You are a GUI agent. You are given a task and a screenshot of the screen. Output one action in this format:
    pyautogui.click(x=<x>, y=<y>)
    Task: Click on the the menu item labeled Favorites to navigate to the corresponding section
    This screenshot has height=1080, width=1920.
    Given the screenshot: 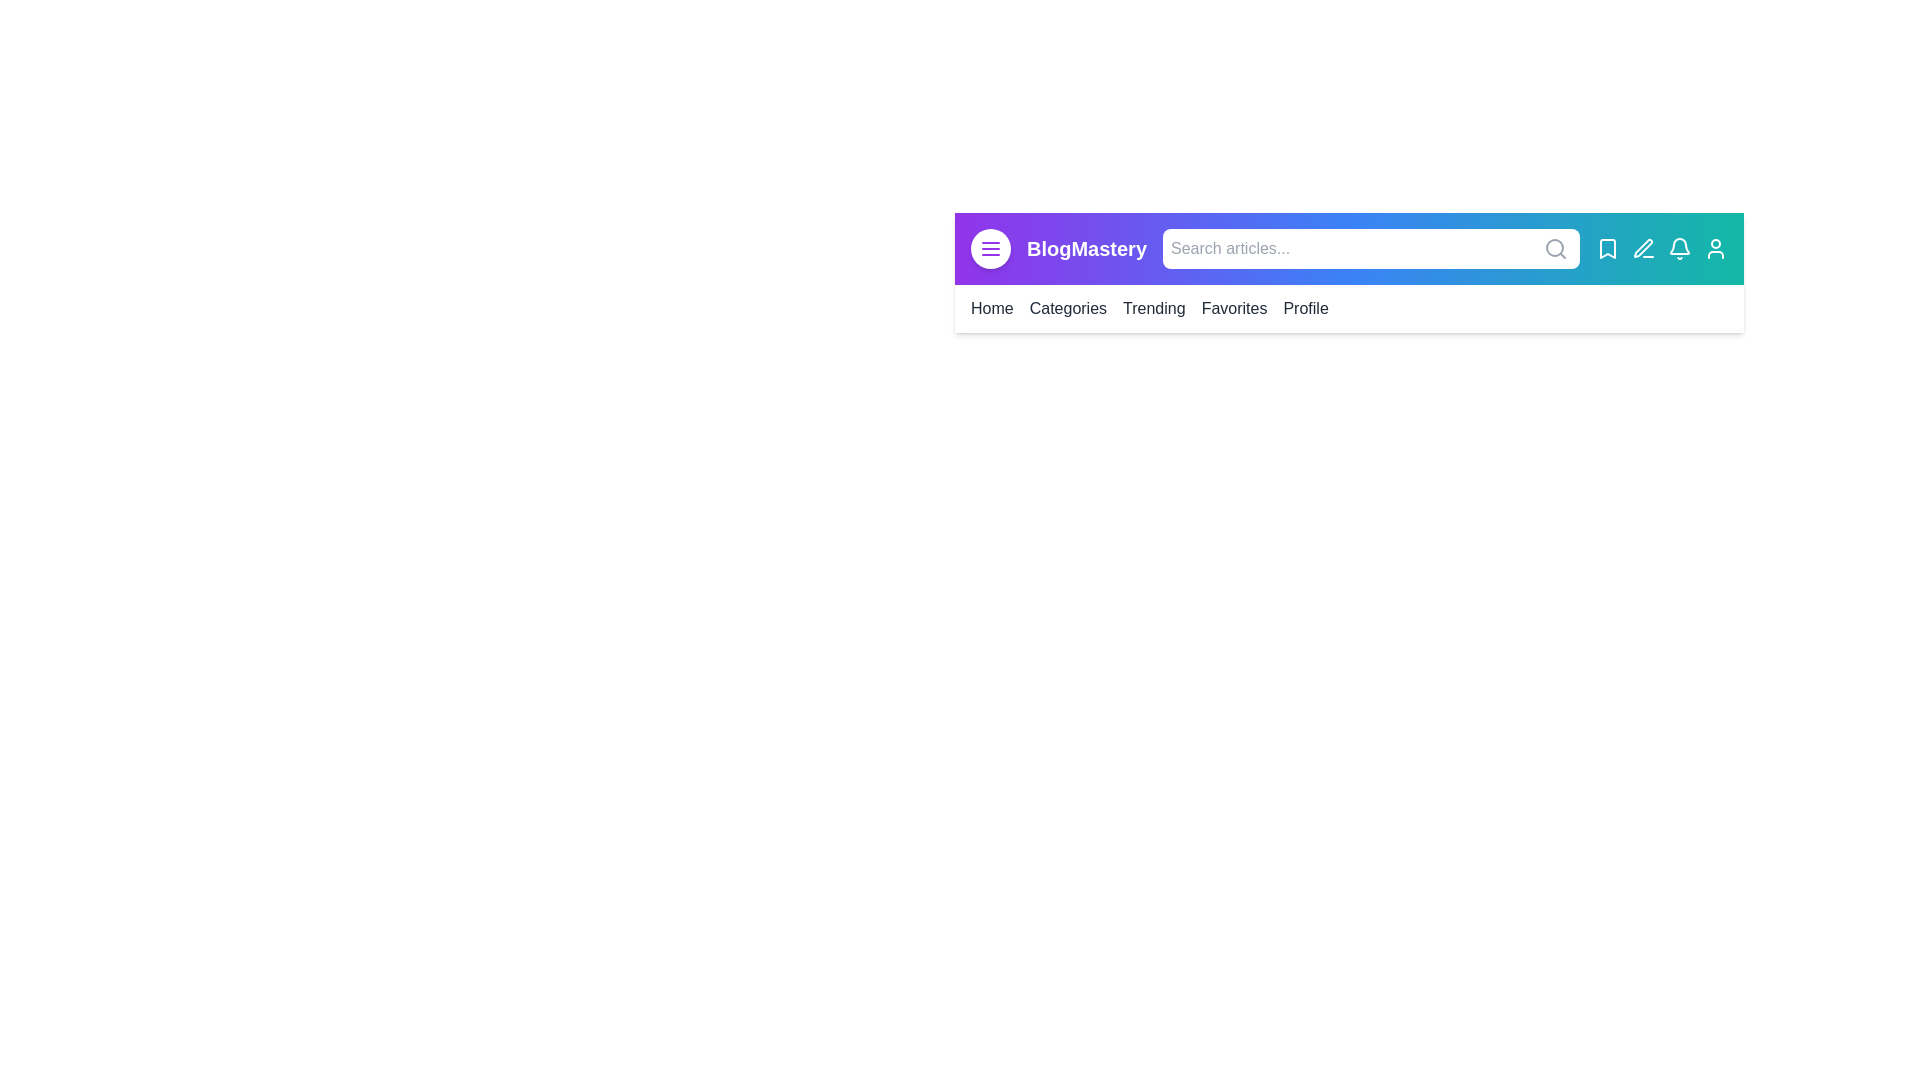 What is the action you would take?
    pyautogui.click(x=1232, y=308)
    